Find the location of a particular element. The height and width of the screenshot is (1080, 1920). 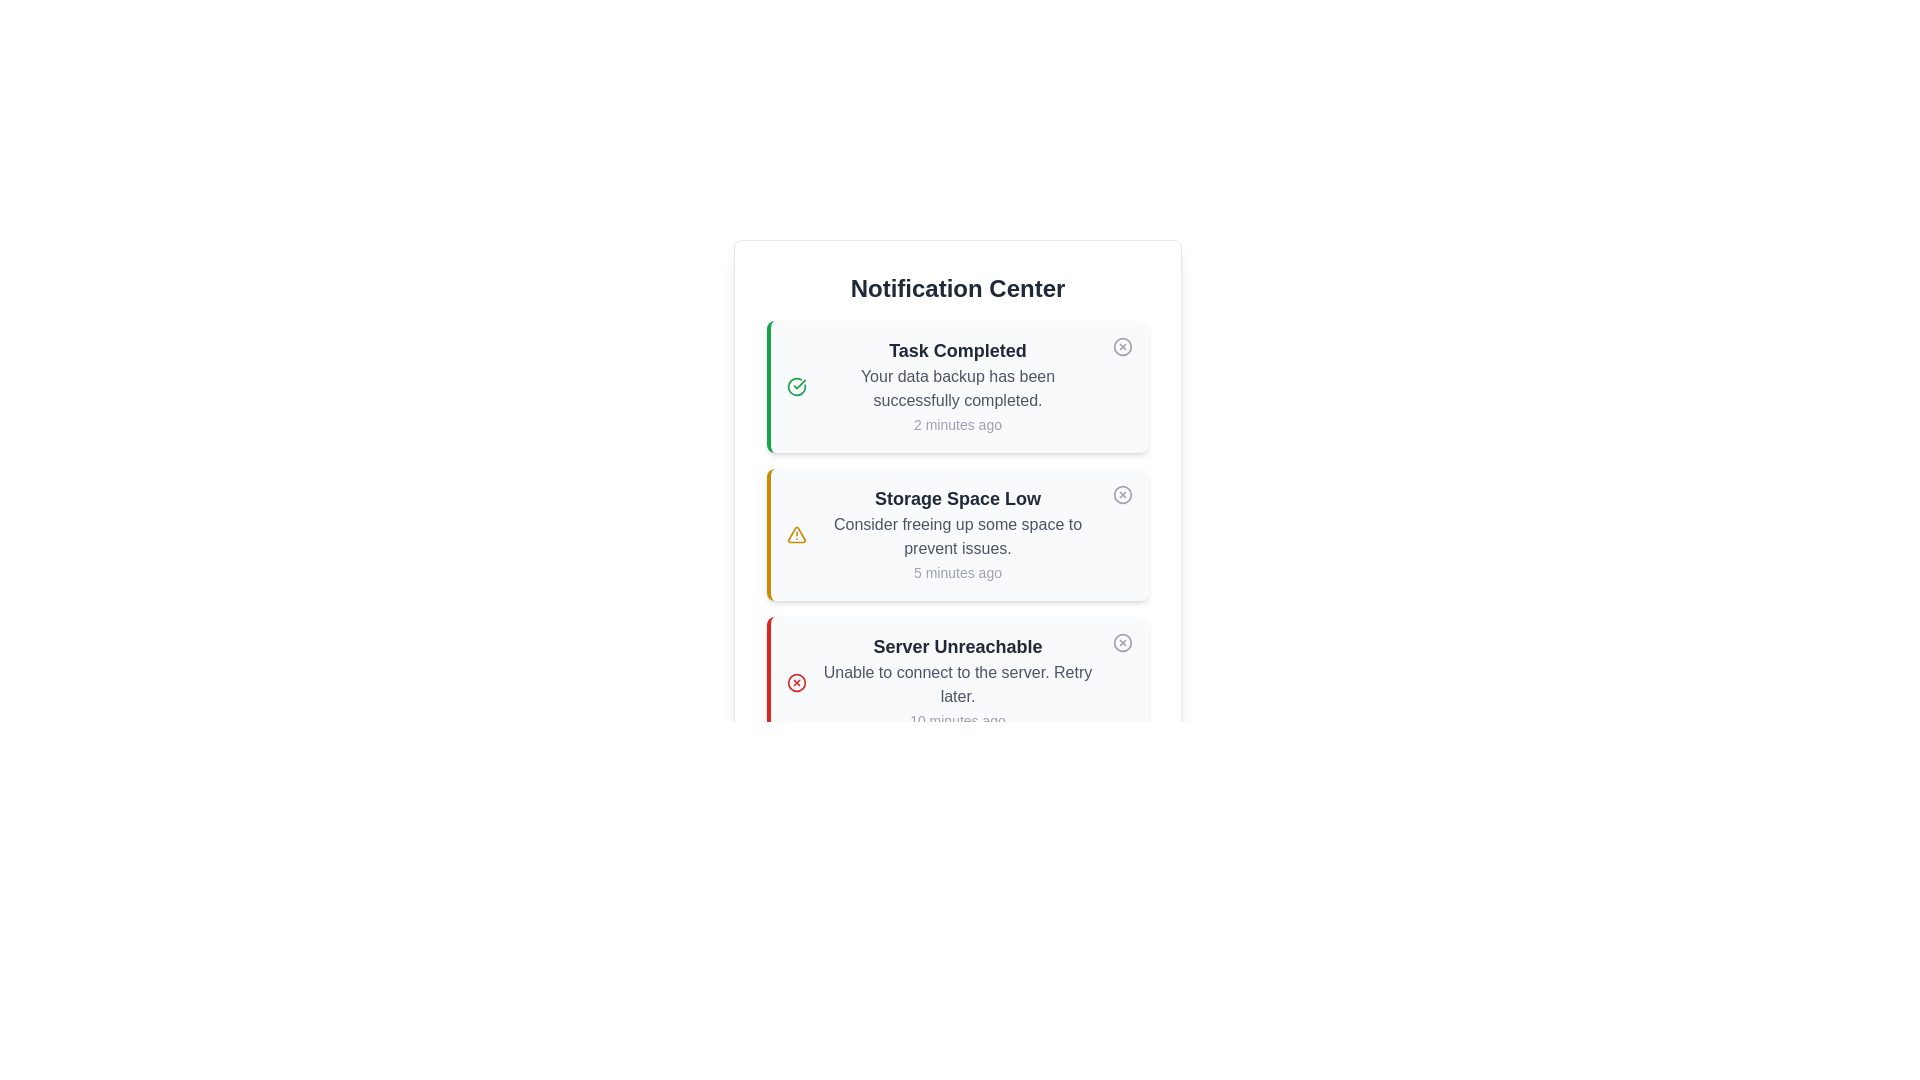

the small circular button with a cross icon located in the top-right corner of the 'Server Unreachable' notification card to change its color is located at coordinates (1123, 643).